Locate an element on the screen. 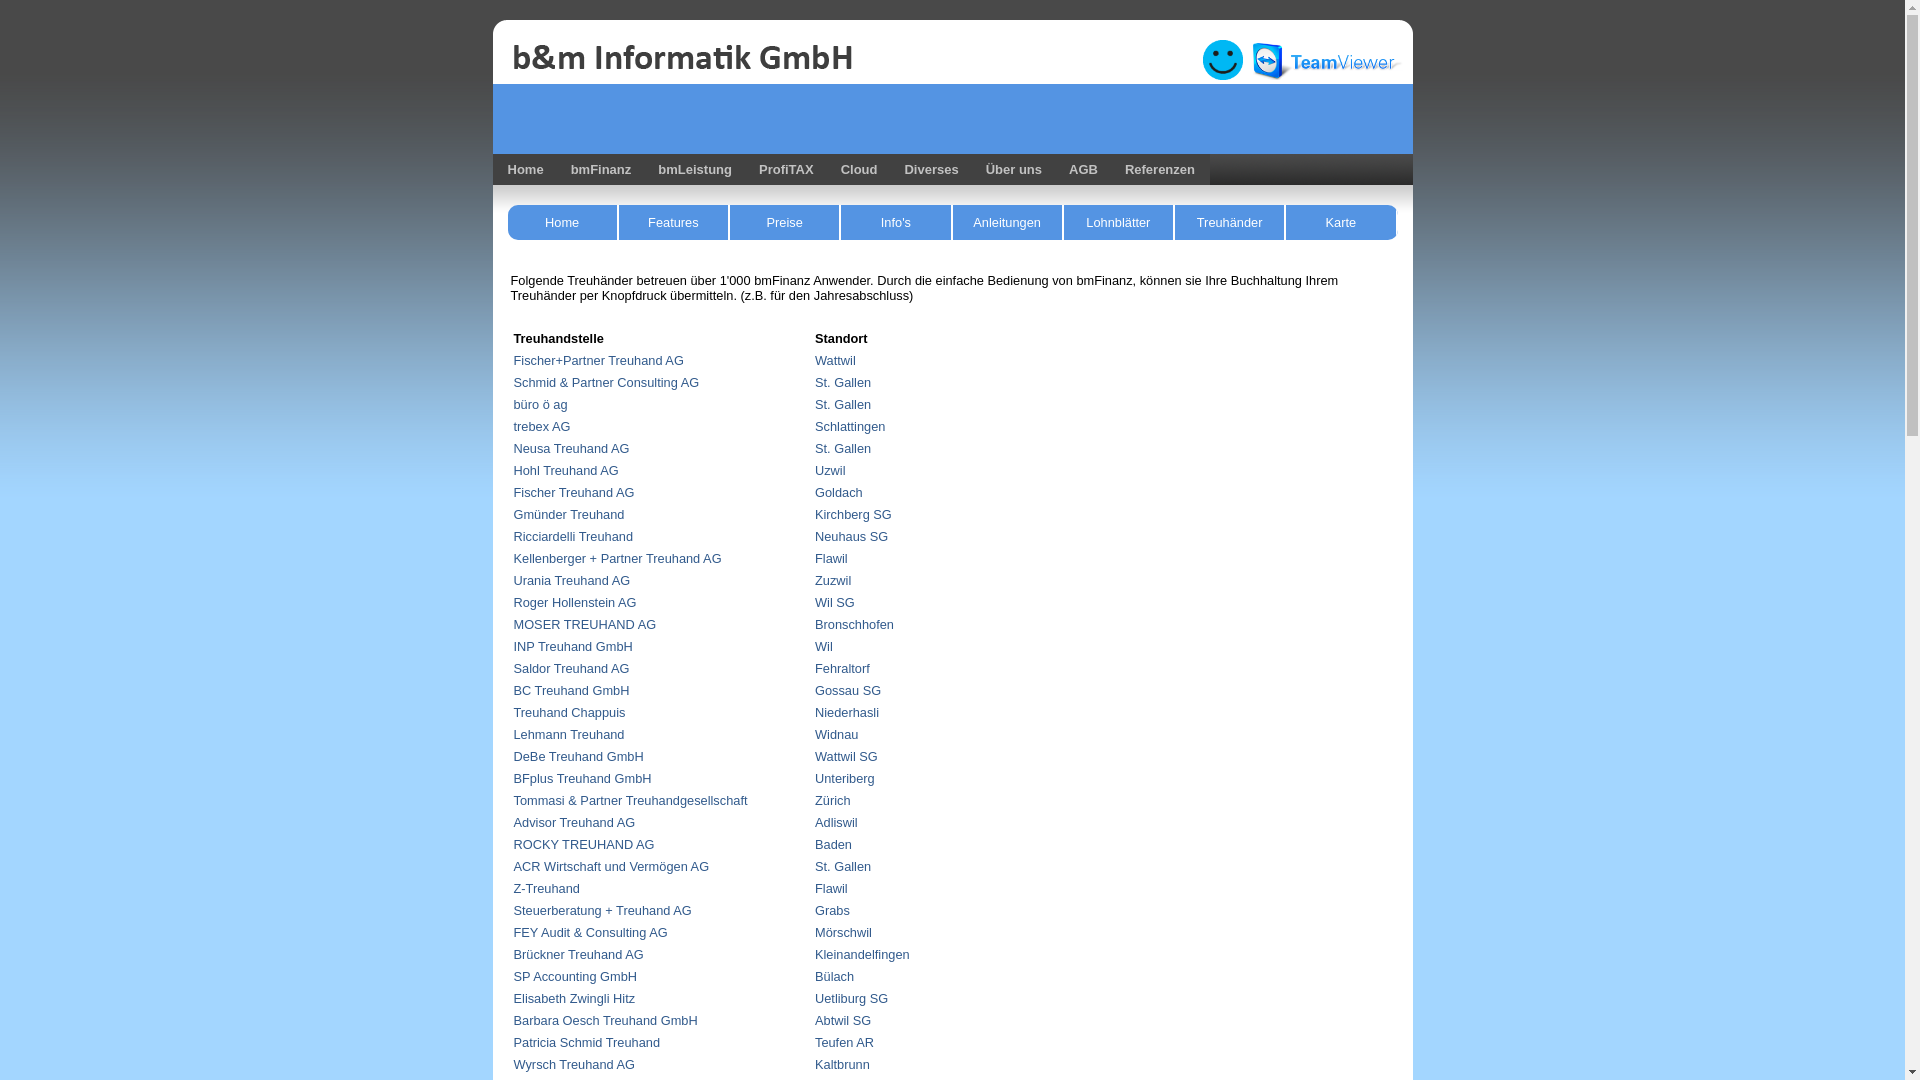 Image resolution: width=1920 pixels, height=1080 pixels. 'BC Treuhand GmbH' is located at coordinates (570, 689).